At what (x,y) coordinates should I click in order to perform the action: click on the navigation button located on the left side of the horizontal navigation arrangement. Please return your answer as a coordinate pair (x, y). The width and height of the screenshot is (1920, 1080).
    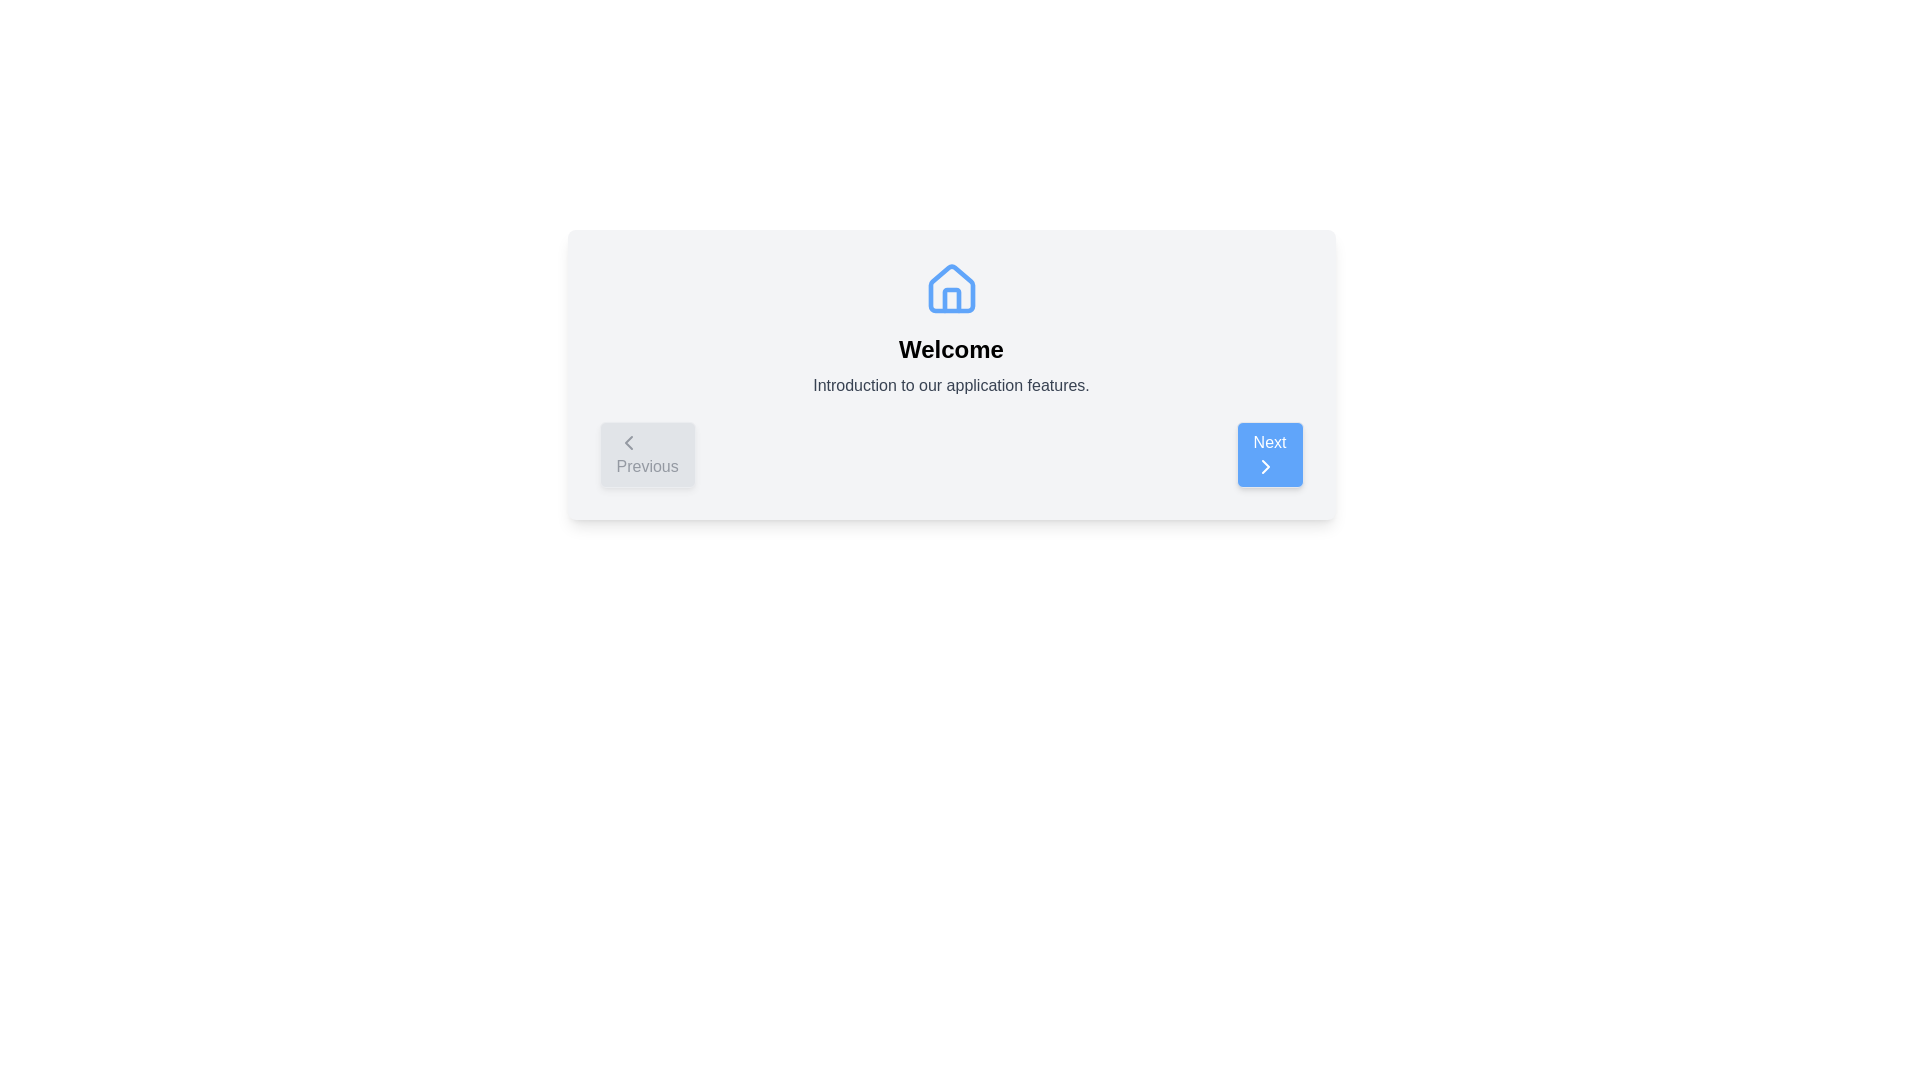
    Looking at the image, I should click on (647, 455).